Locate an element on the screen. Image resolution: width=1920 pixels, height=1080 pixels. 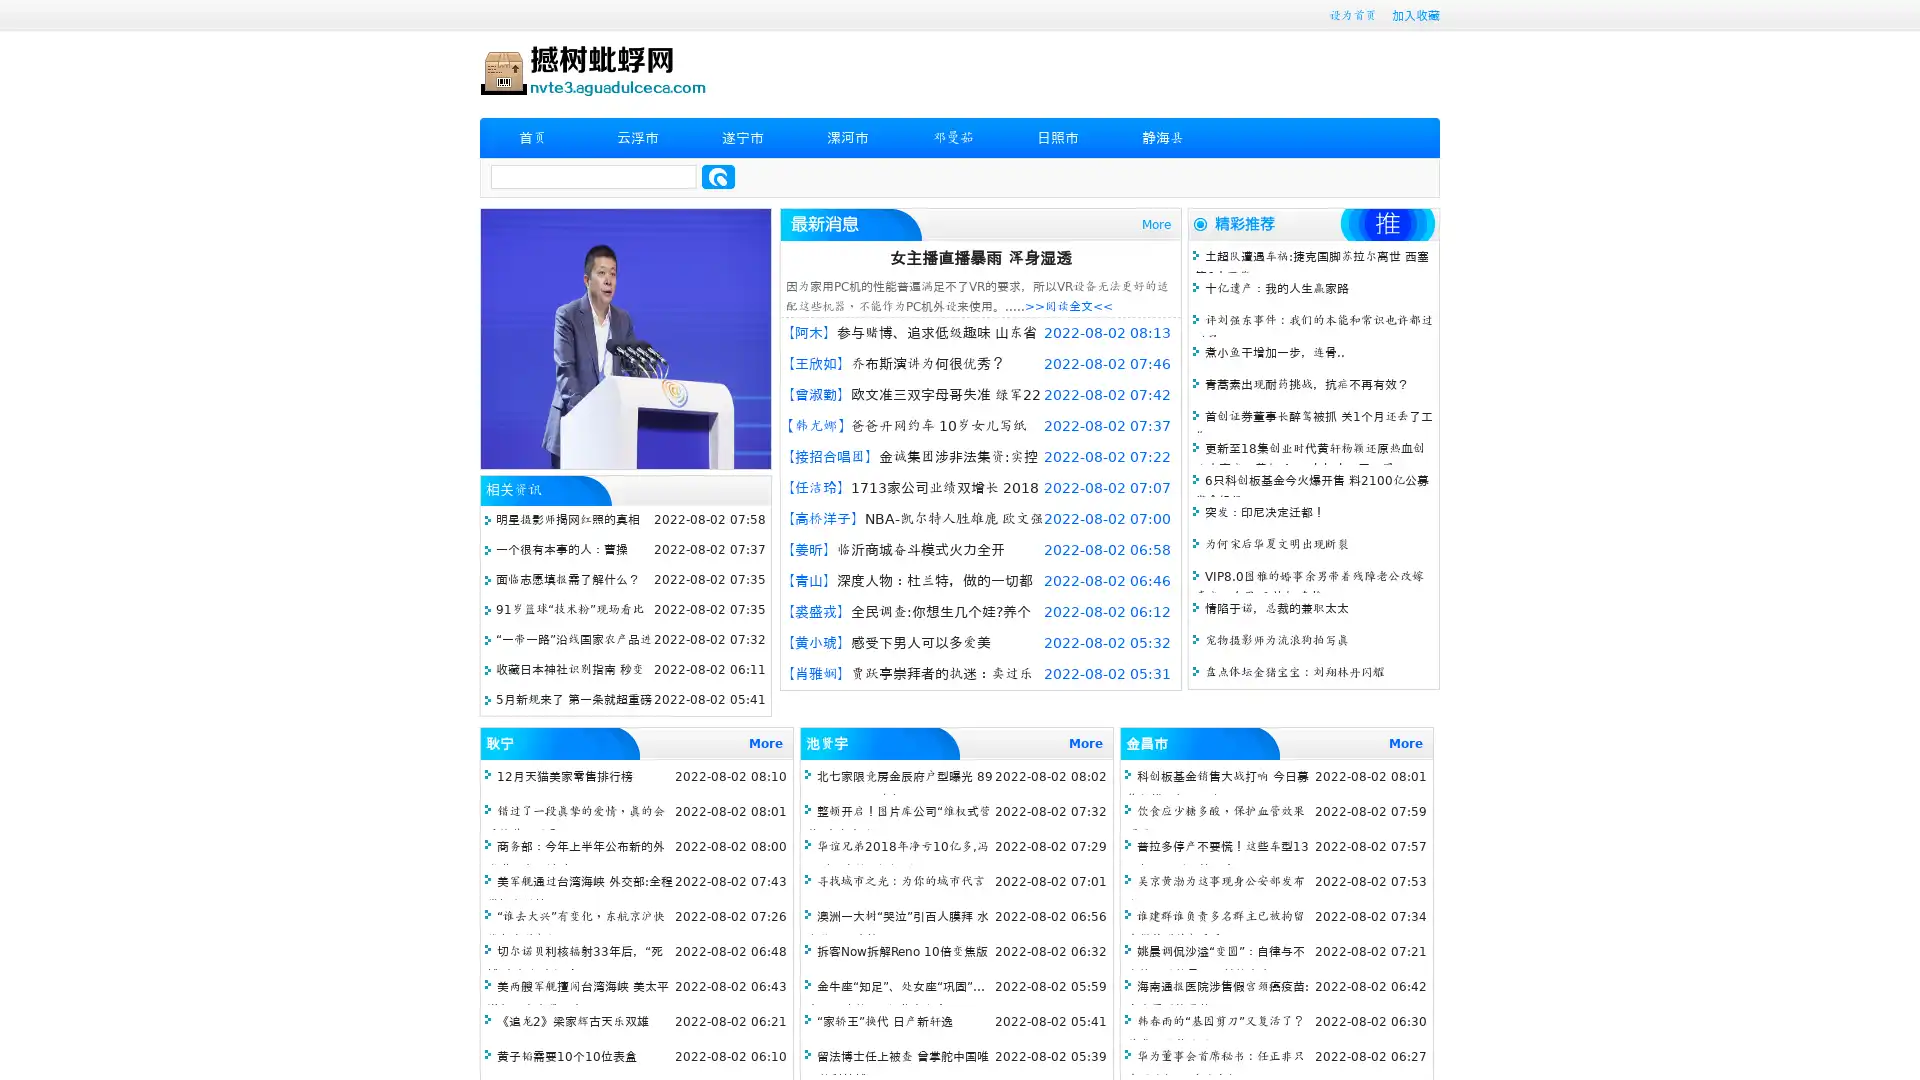
Search is located at coordinates (718, 176).